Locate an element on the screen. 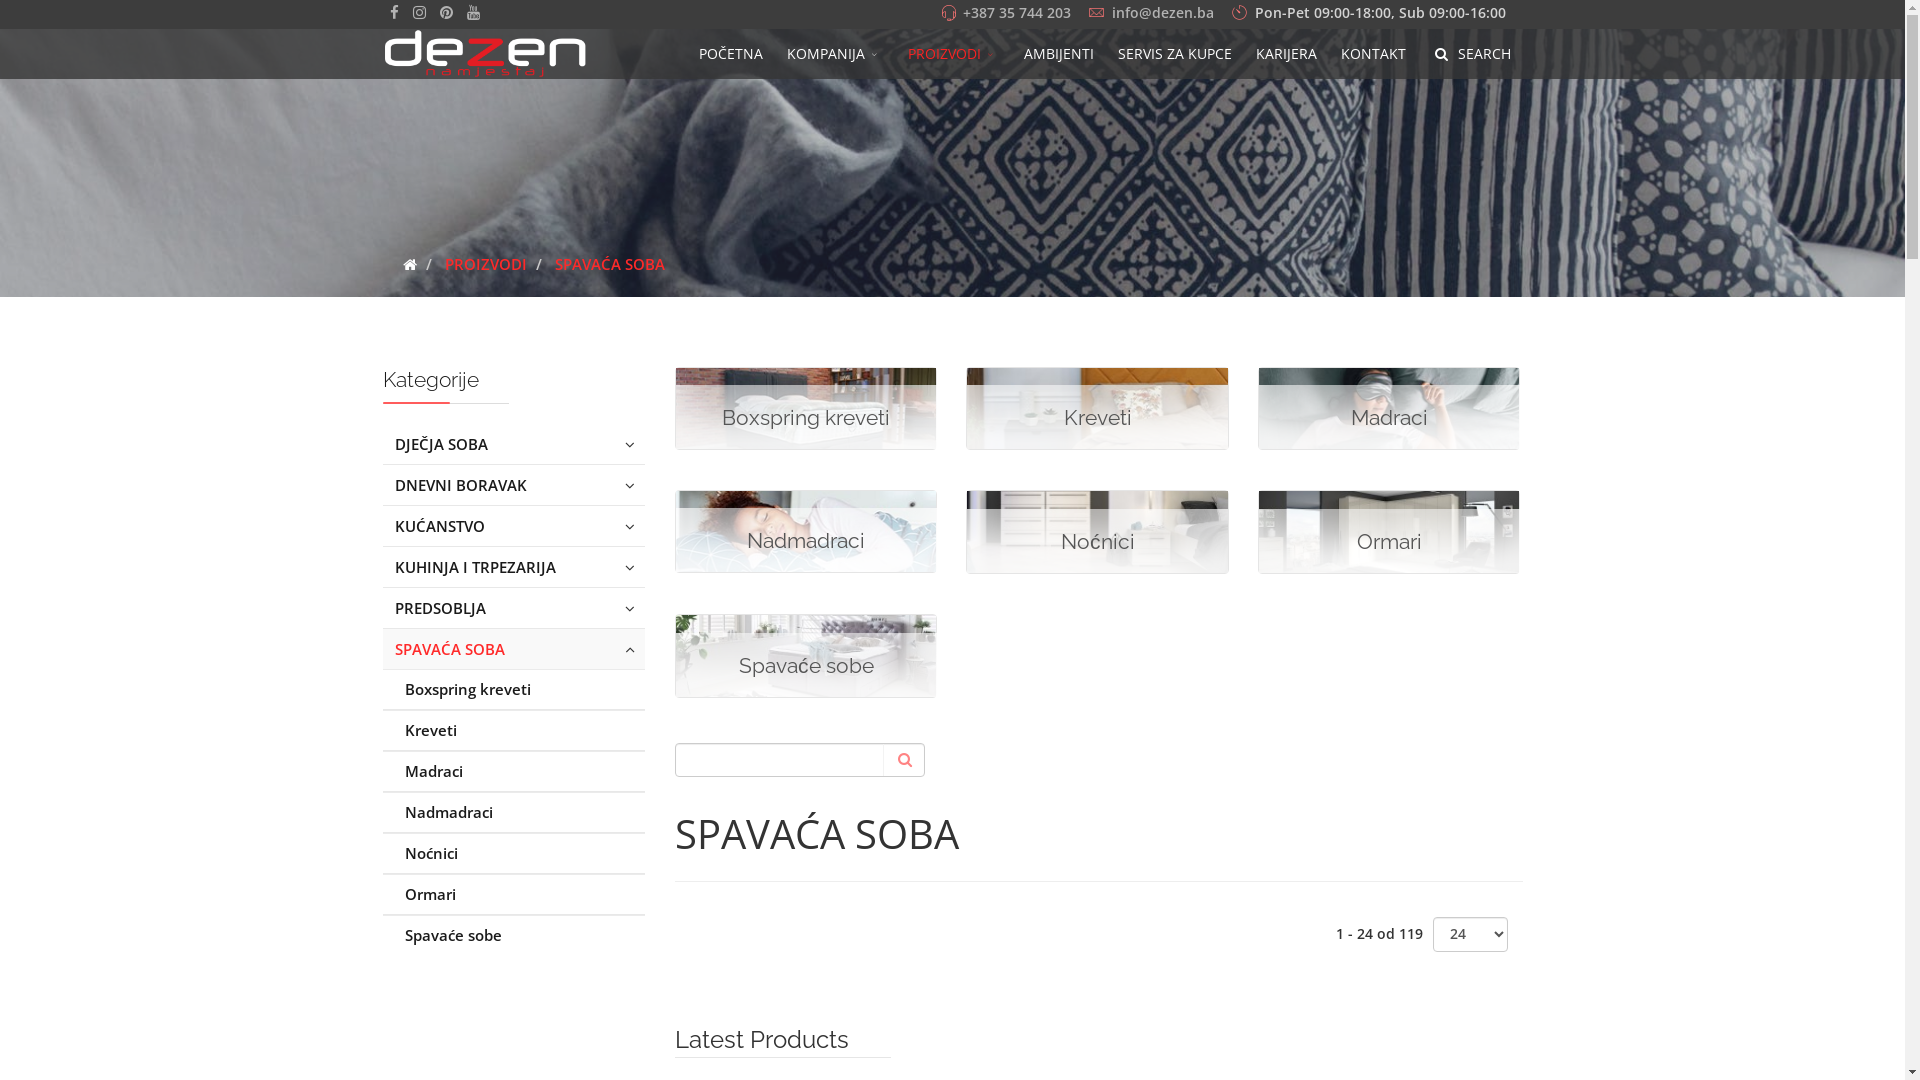 Image resolution: width=1920 pixels, height=1080 pixels. 'PREDSOBLJA' is located at coordinates (382, 607).